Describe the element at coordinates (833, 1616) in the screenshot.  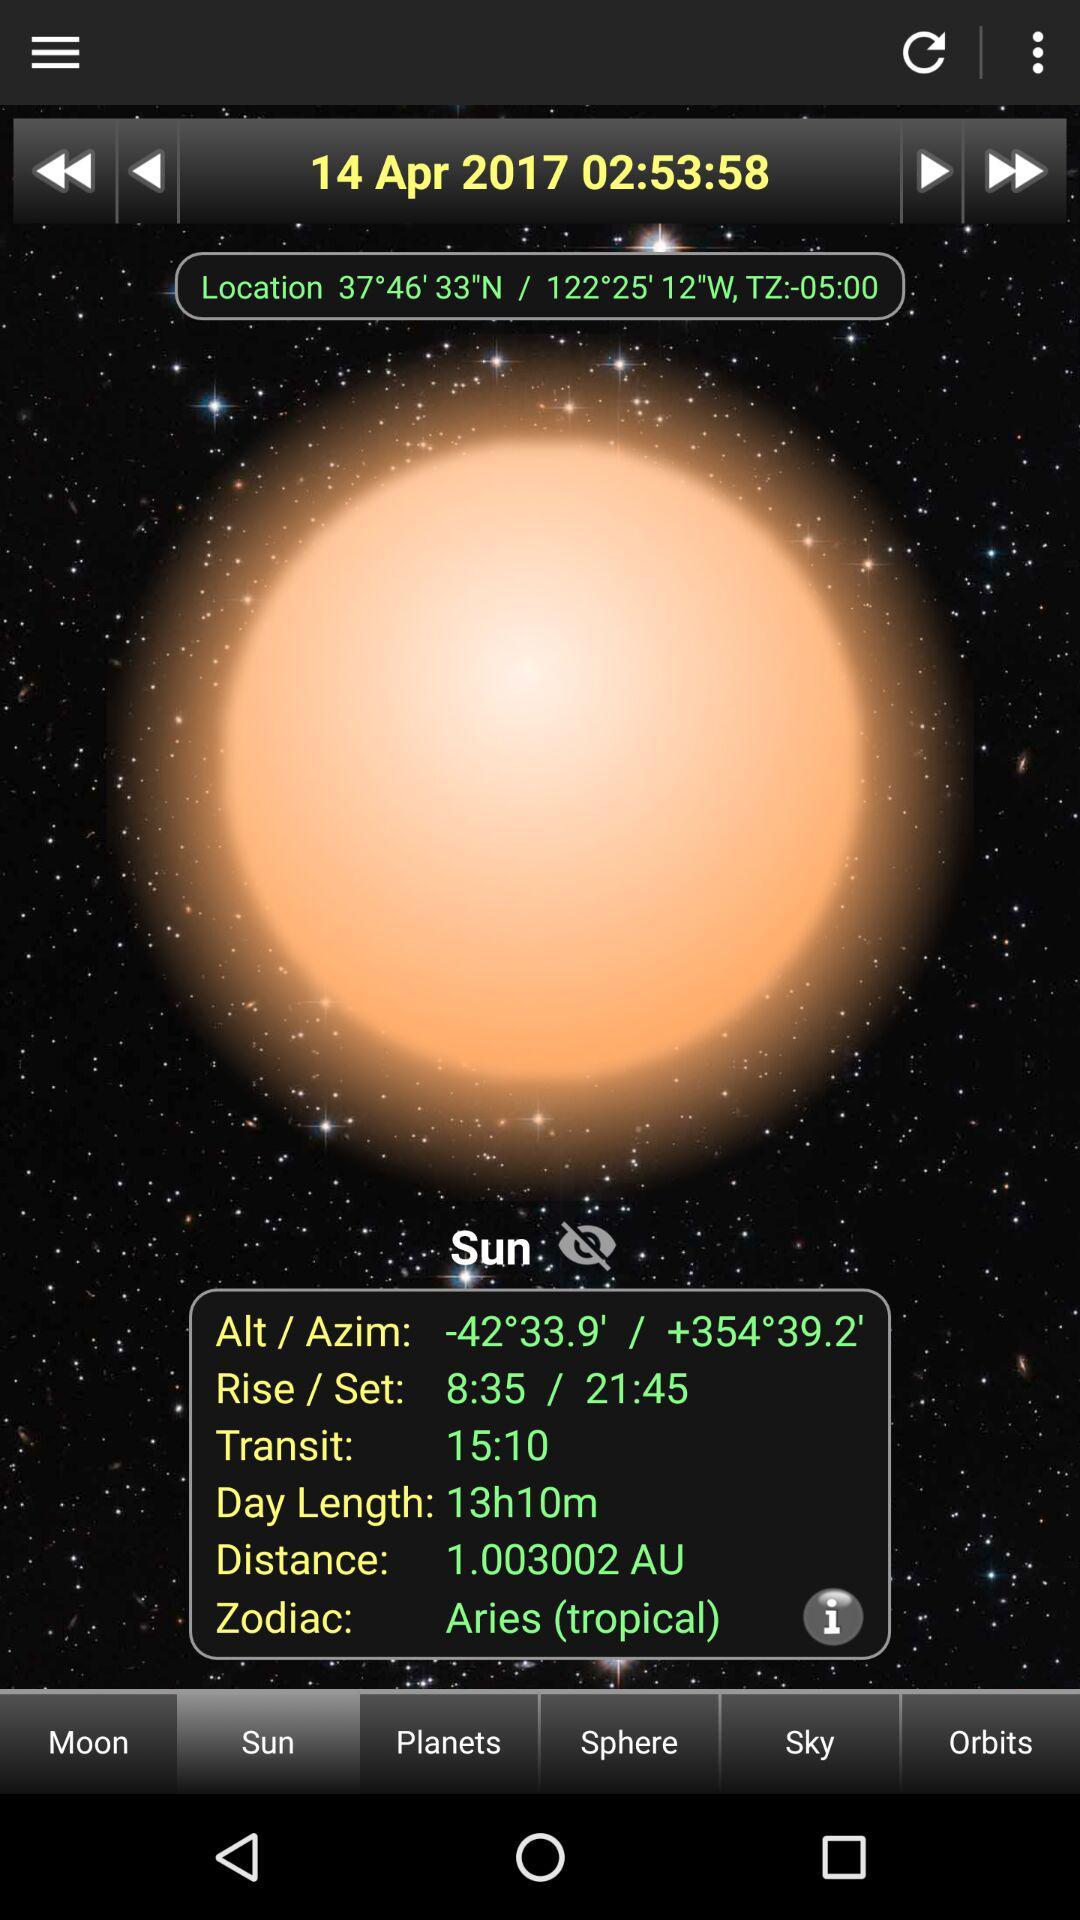
I see `icon below 1.003002 au` at that location.